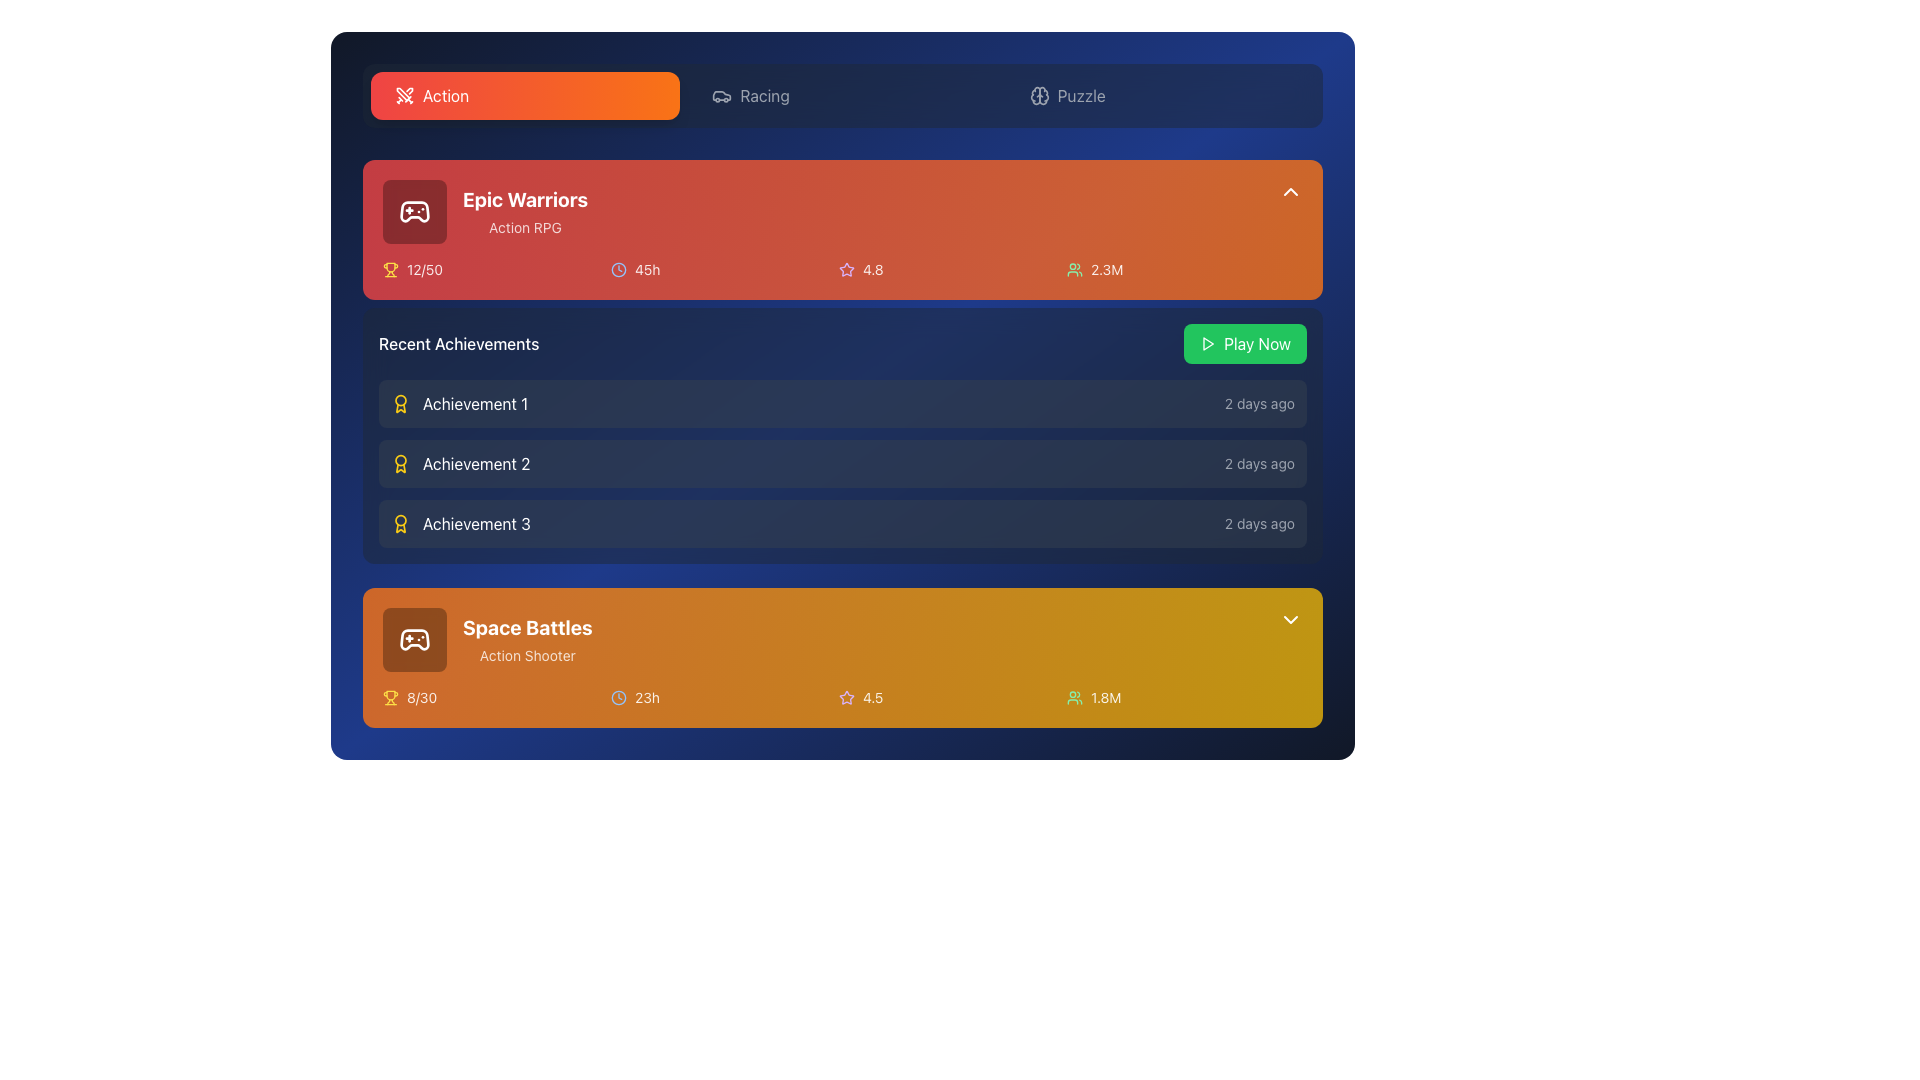 The height and width of the screenshot is (1080, 1920). What do you see at coordinates (843, 523) in the screenshot?
I see `the third list item in the 'Recent Achievements' section, which displays information about a specific achievement and the time elapsed since it was achieved` at bounding box center [843, 523].